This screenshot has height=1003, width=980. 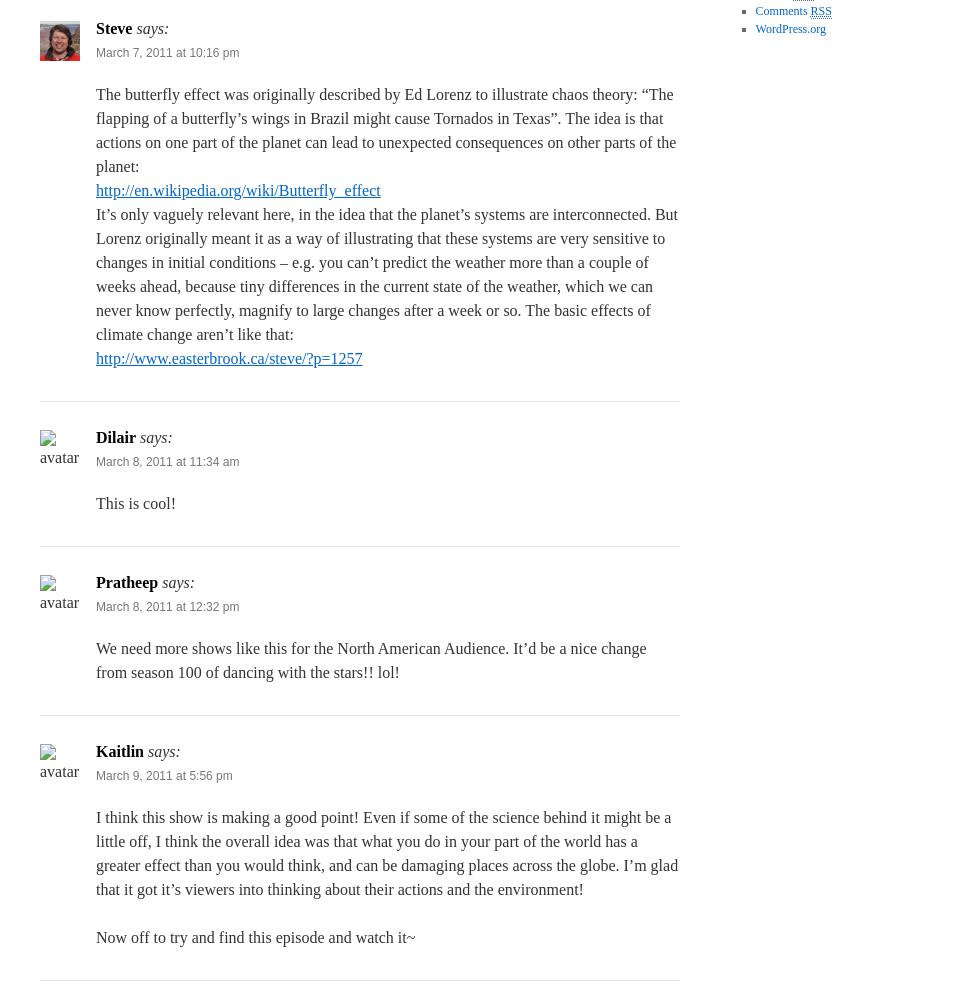 What do you see at coordinates (386, 129) in the screenshot?
I see `'The butterfly effect was originally described by Ed Lorenz to illustrate chaos theory: “The flapping of a butterfly’s wings in Brazil might cause Tornados in Texas”. The idea is that actions on one part of the planet can lead to unexpected consequences on other parts of the planet:'` at bounding box center [386, 129].